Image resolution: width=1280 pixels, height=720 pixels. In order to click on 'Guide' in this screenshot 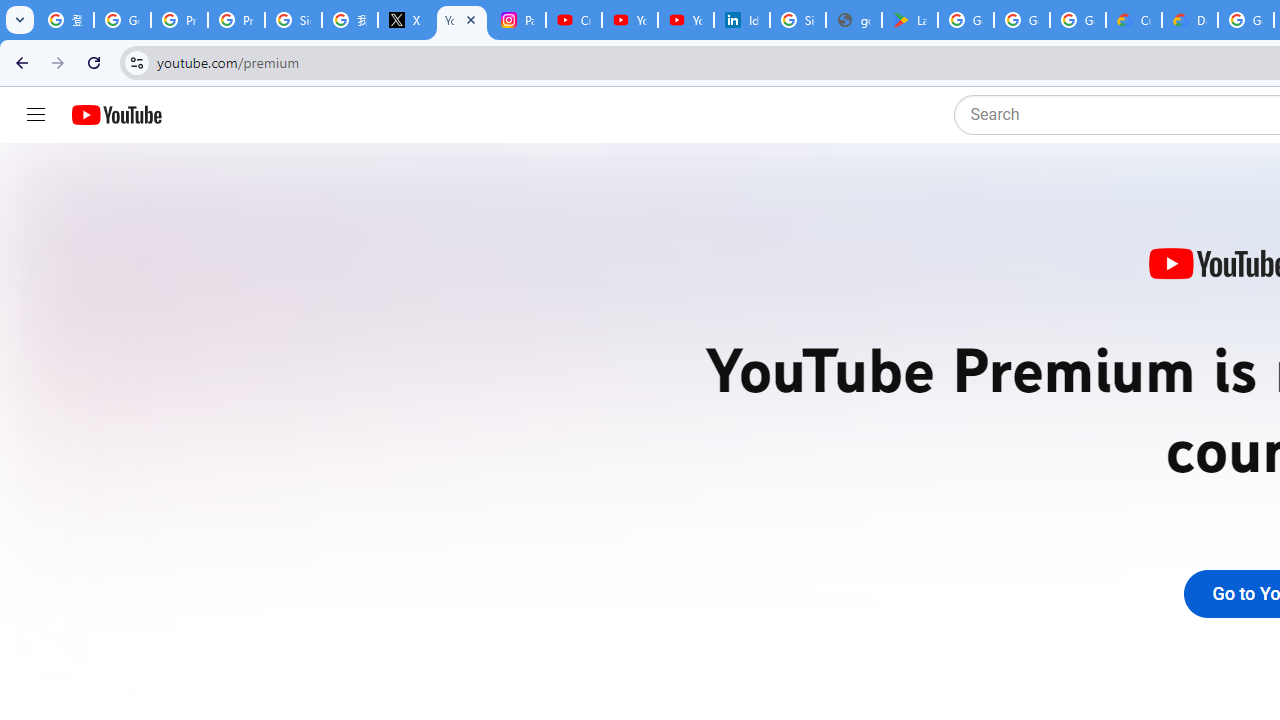, I will do `click(35, 115)`.